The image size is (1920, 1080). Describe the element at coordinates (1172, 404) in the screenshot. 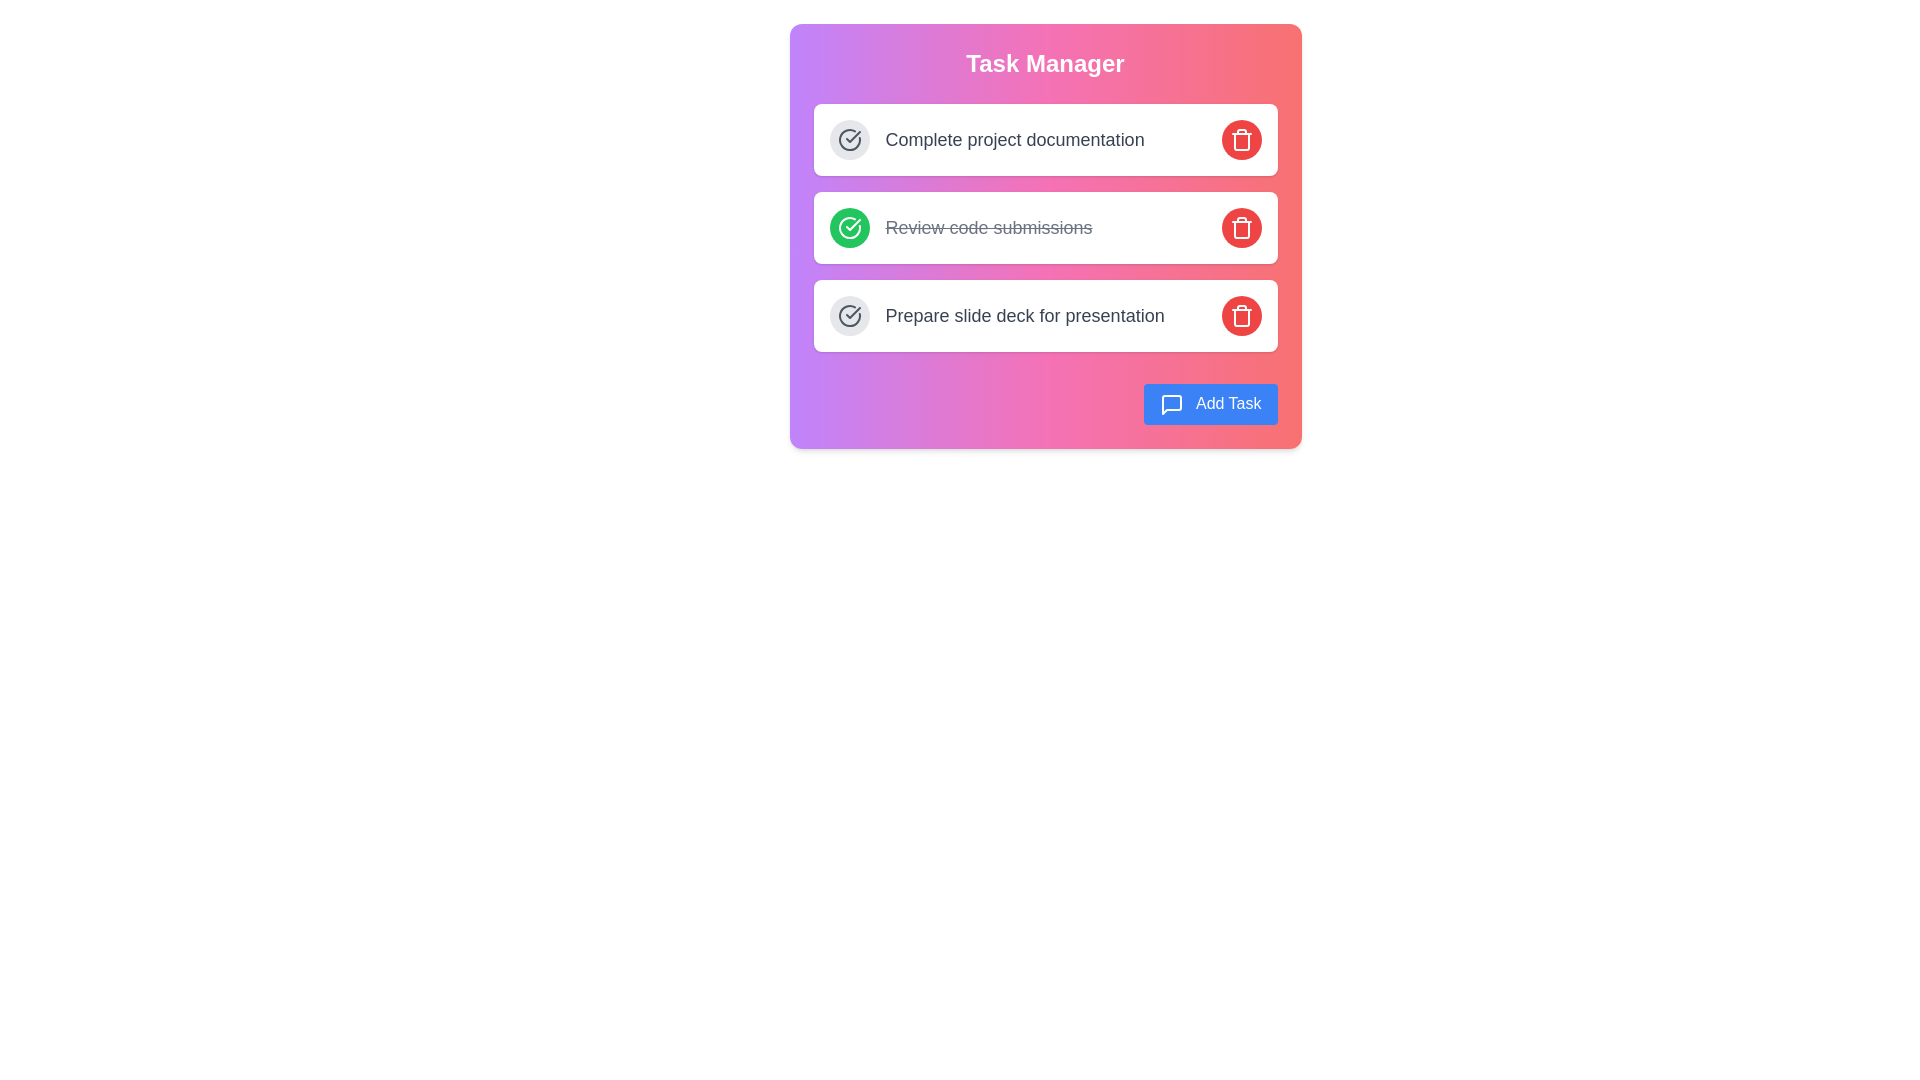

I see `the small speech bubble icon with white lines against a blue background, located to the left of the 'Add Task' button text` at that location.